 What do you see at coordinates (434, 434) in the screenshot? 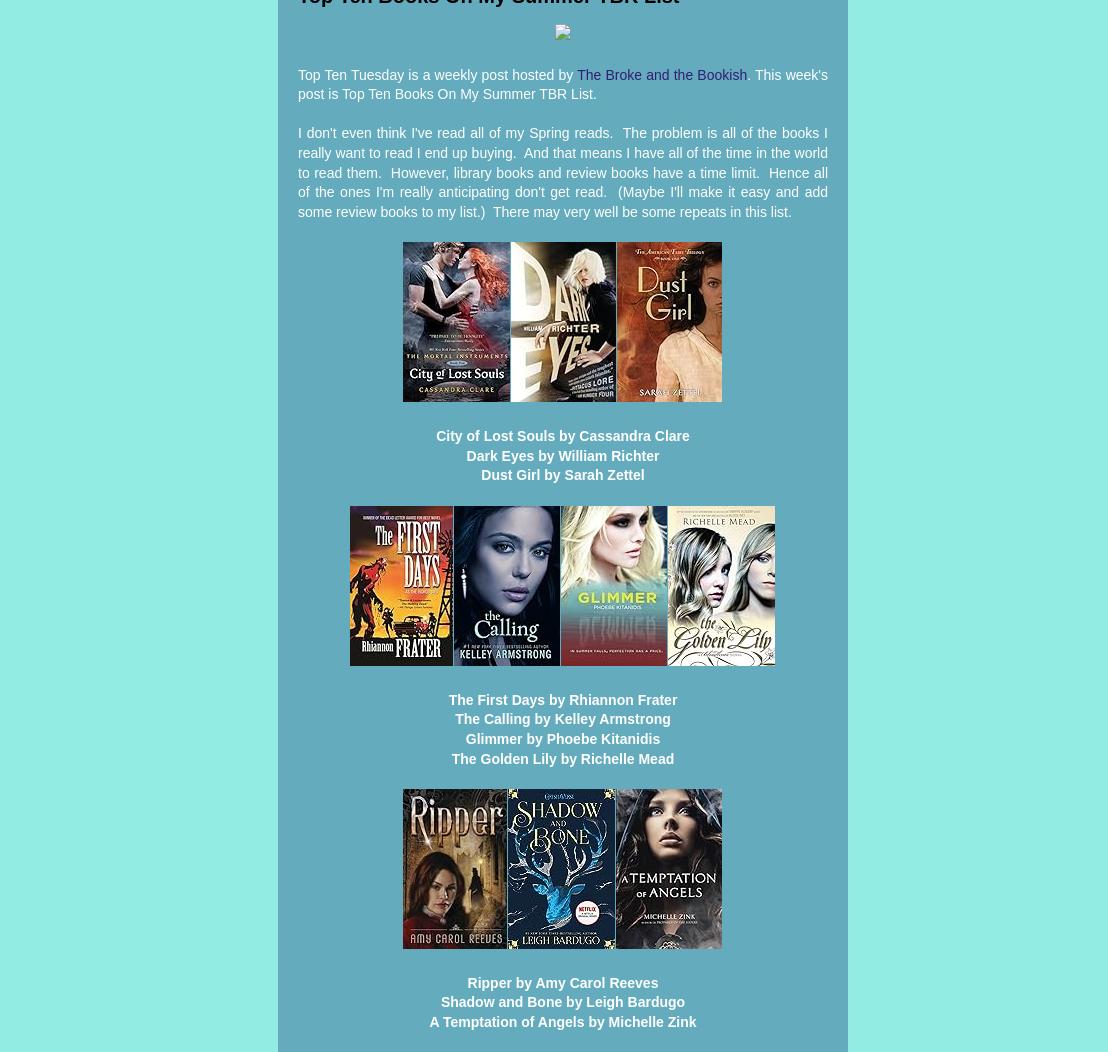
I see `'City of Lost Souls by Cassandra Clare'` at bounding box center [434, 434].